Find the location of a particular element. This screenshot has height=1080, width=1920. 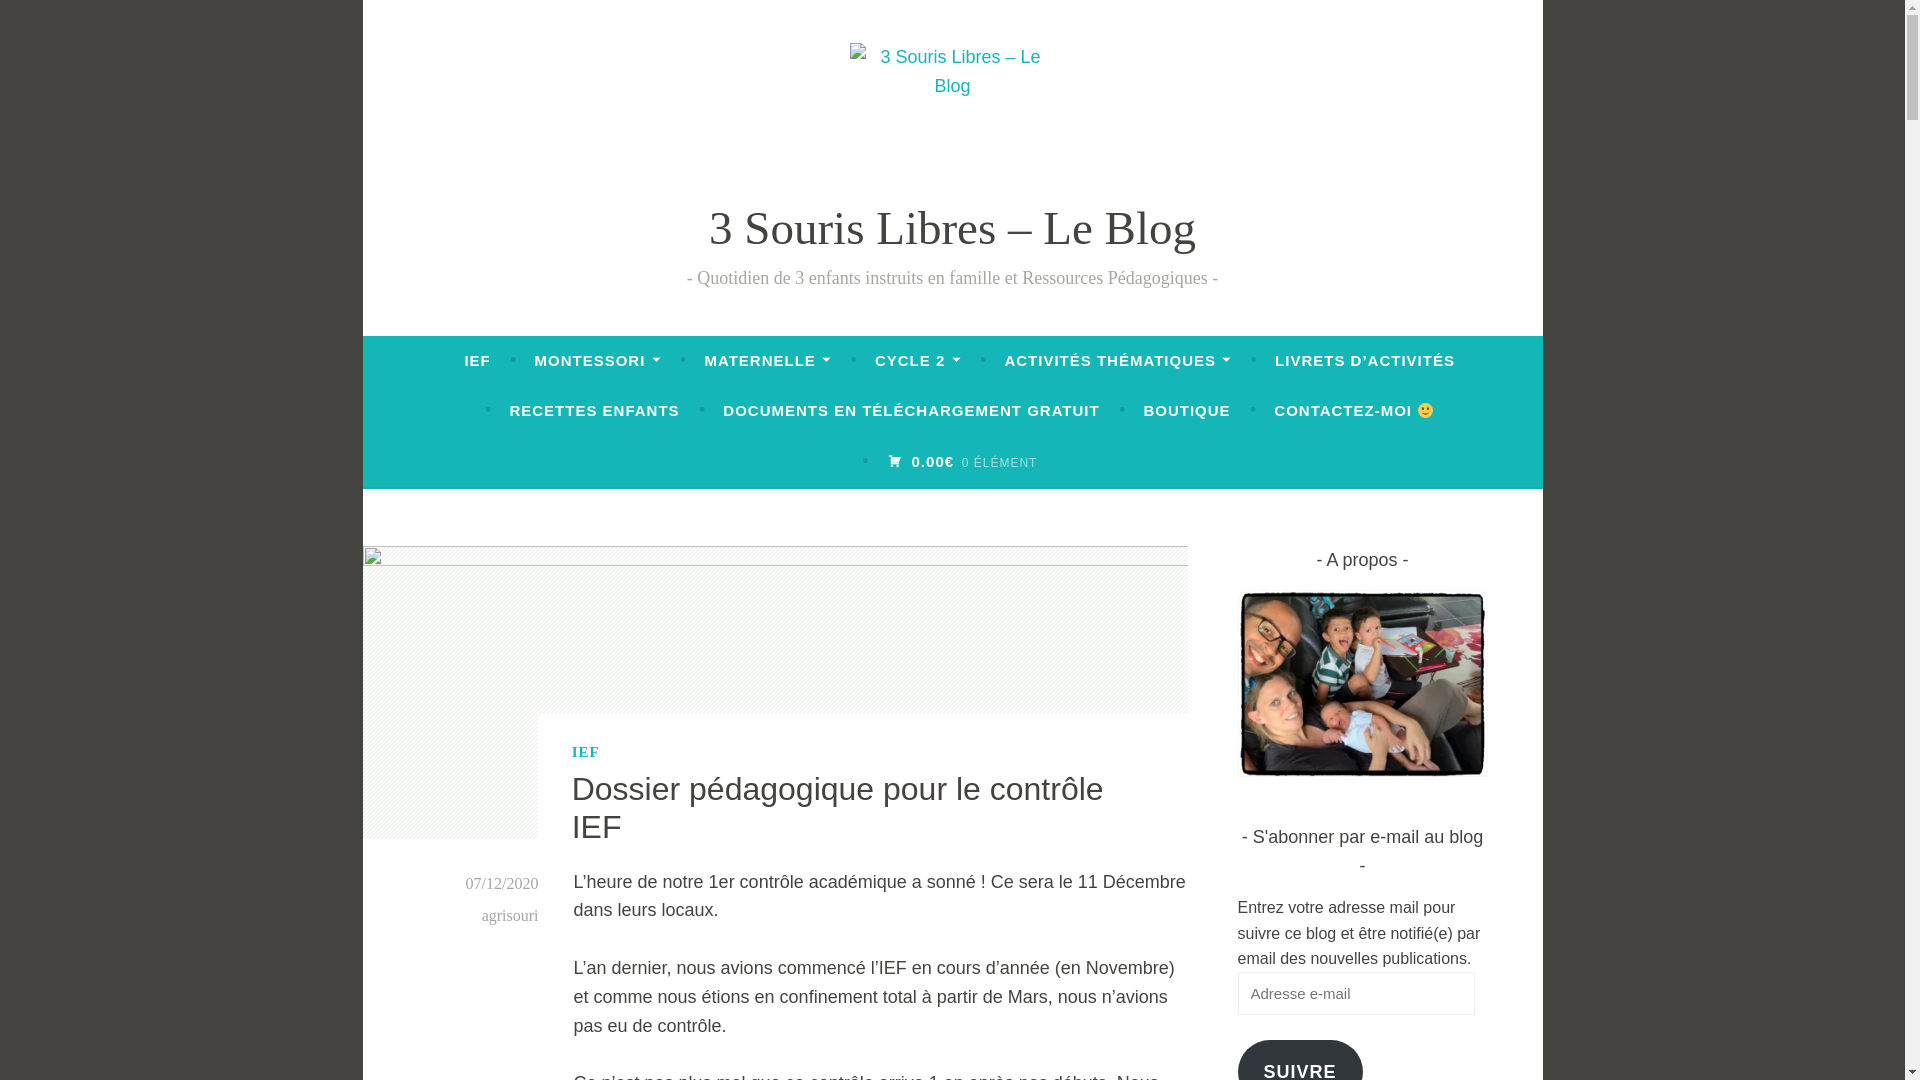

'BOUTIQUE' is located at coordinates (1142, 410).